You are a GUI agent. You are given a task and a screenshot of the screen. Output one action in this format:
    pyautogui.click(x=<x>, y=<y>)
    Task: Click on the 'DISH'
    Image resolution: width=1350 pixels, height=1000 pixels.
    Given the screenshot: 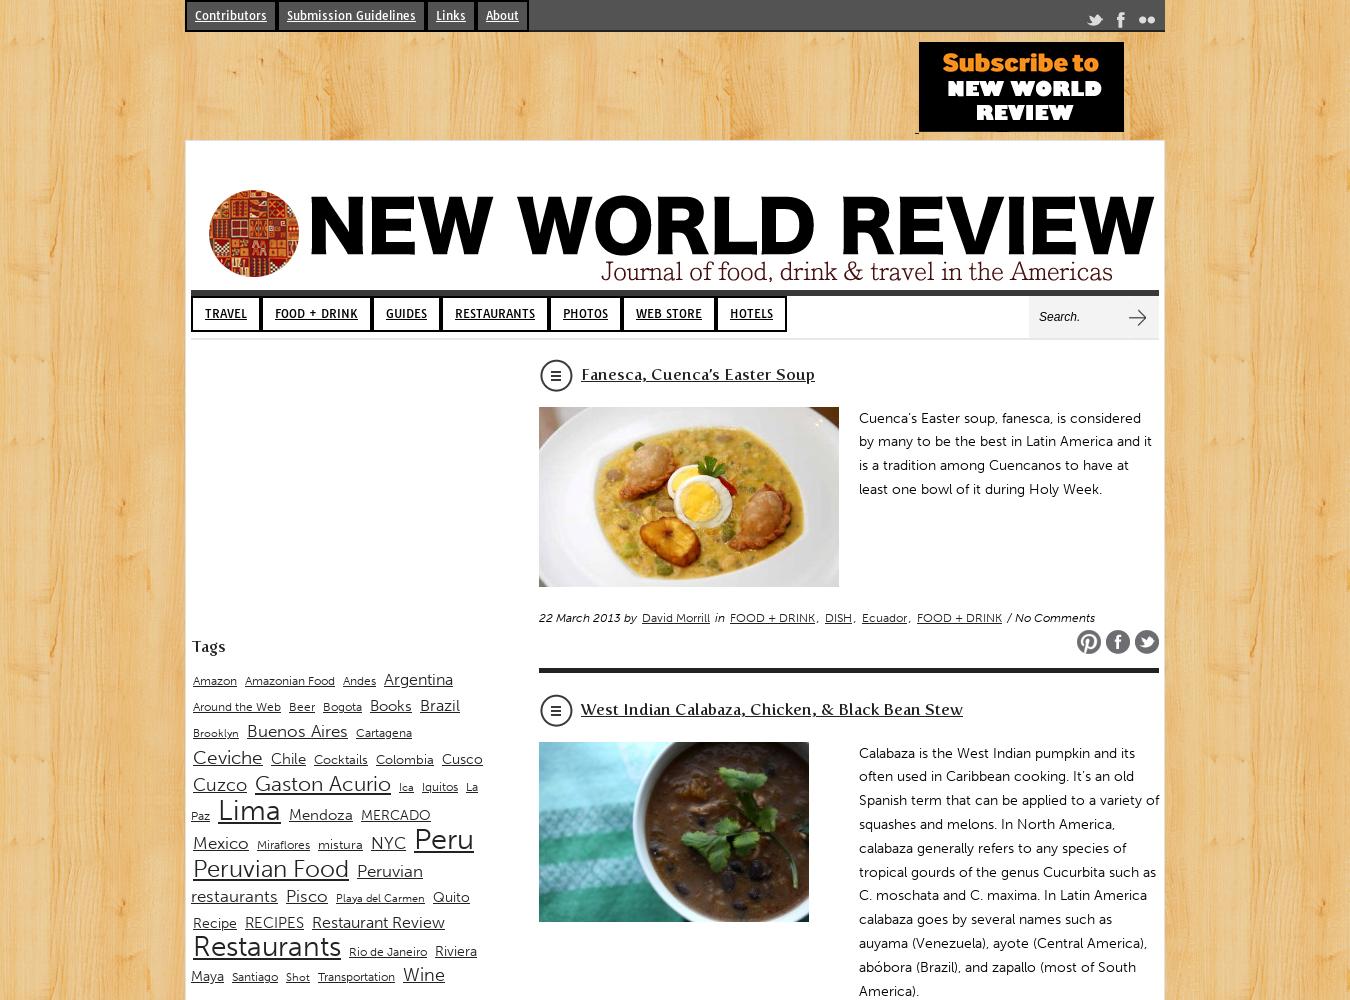 What is the action you would take?
    pyautogui.click(x=824, y=616)
    